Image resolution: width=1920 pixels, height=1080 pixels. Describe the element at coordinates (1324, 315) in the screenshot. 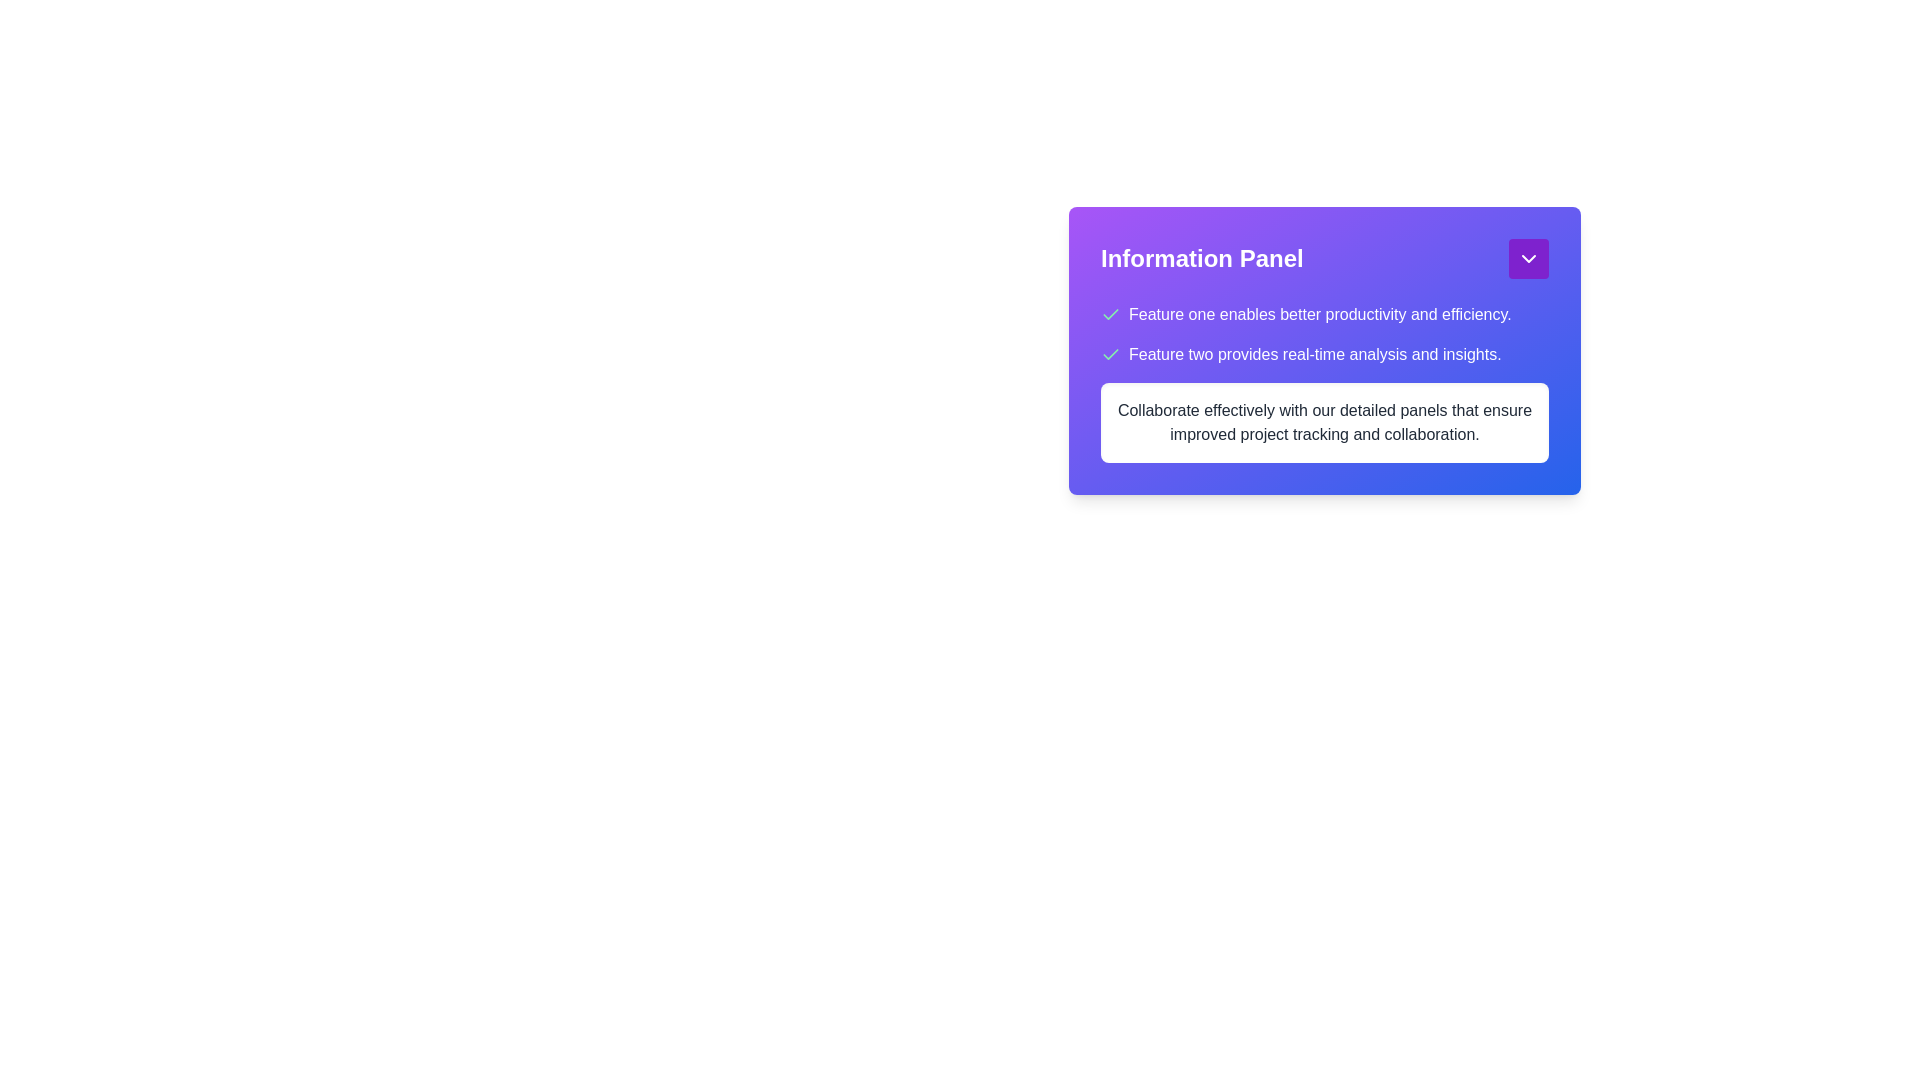

I see `the first list item in the 'Information Panel' that features a green checkmark icon and the text 'Feature one enables better productivity and efficiency.'` at that location.